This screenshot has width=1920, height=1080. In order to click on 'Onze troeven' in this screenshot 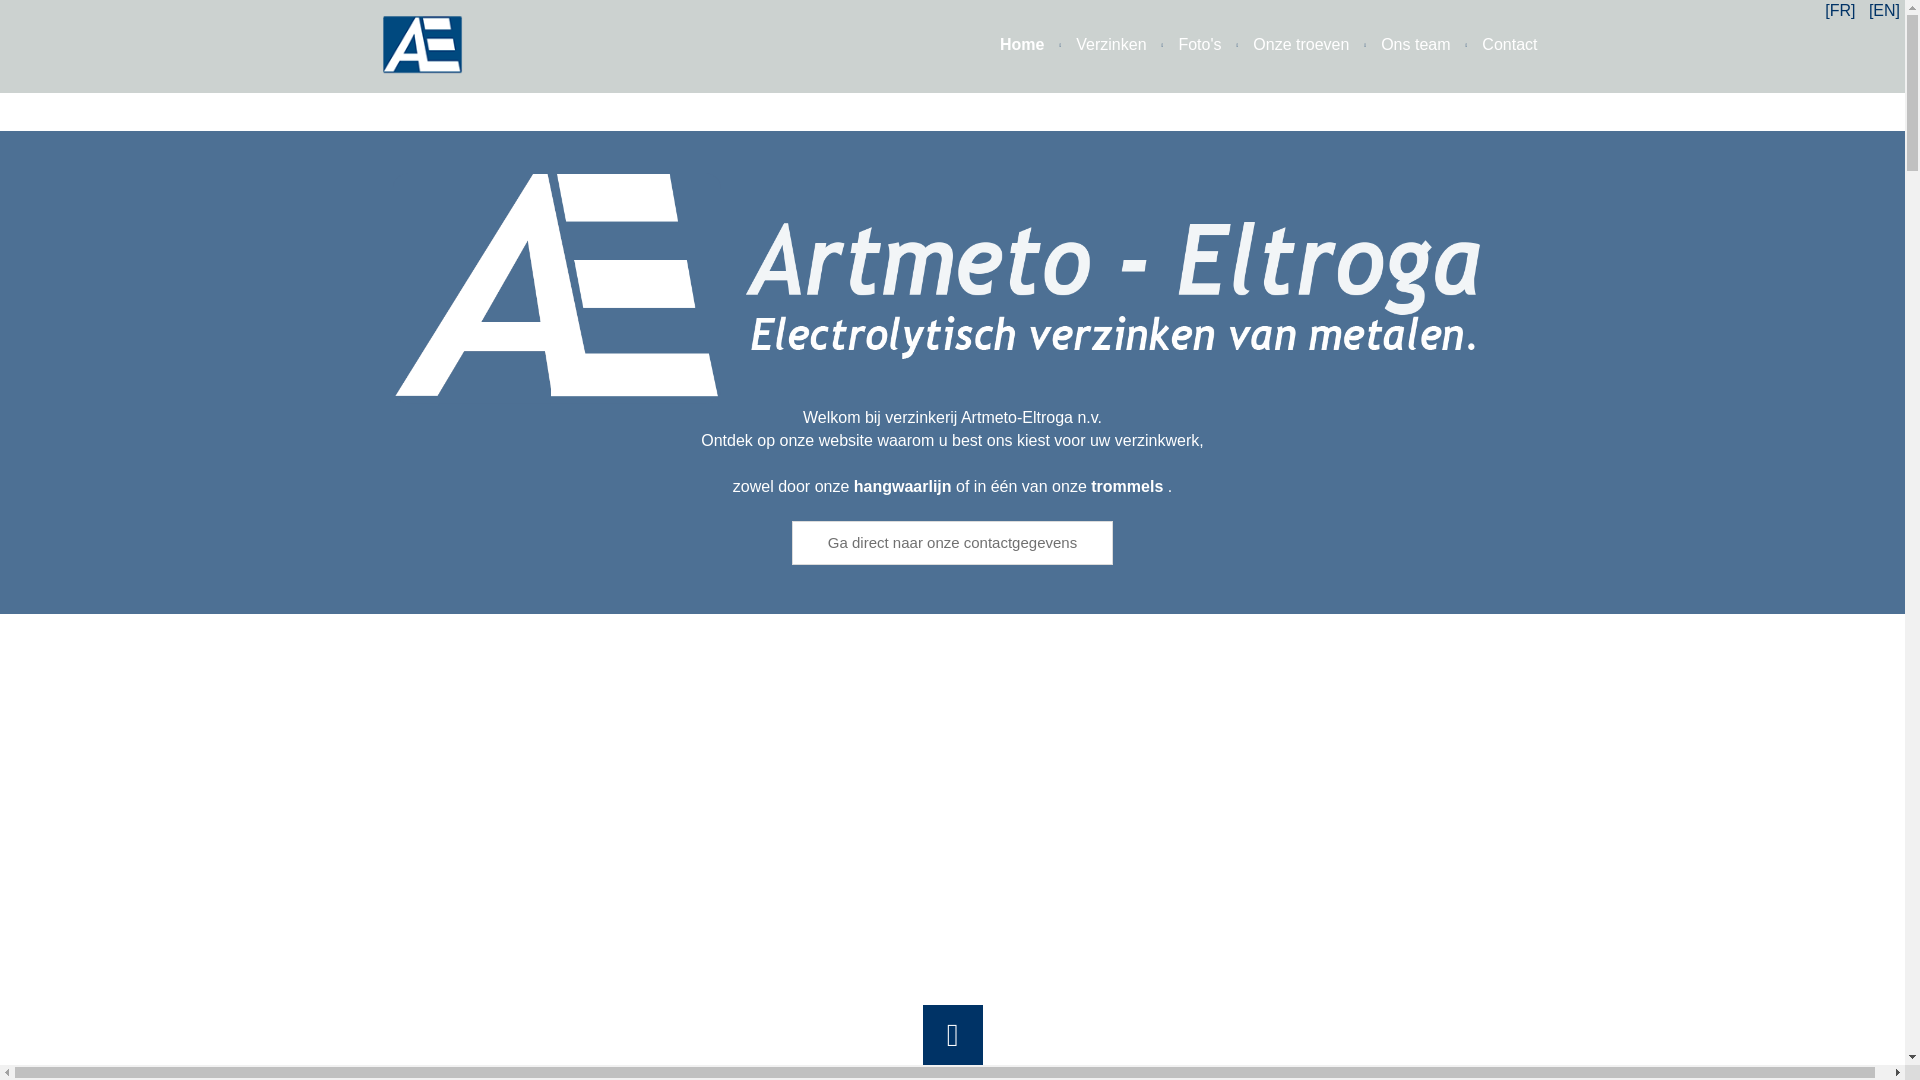, I will do `click(1219, 45)`.